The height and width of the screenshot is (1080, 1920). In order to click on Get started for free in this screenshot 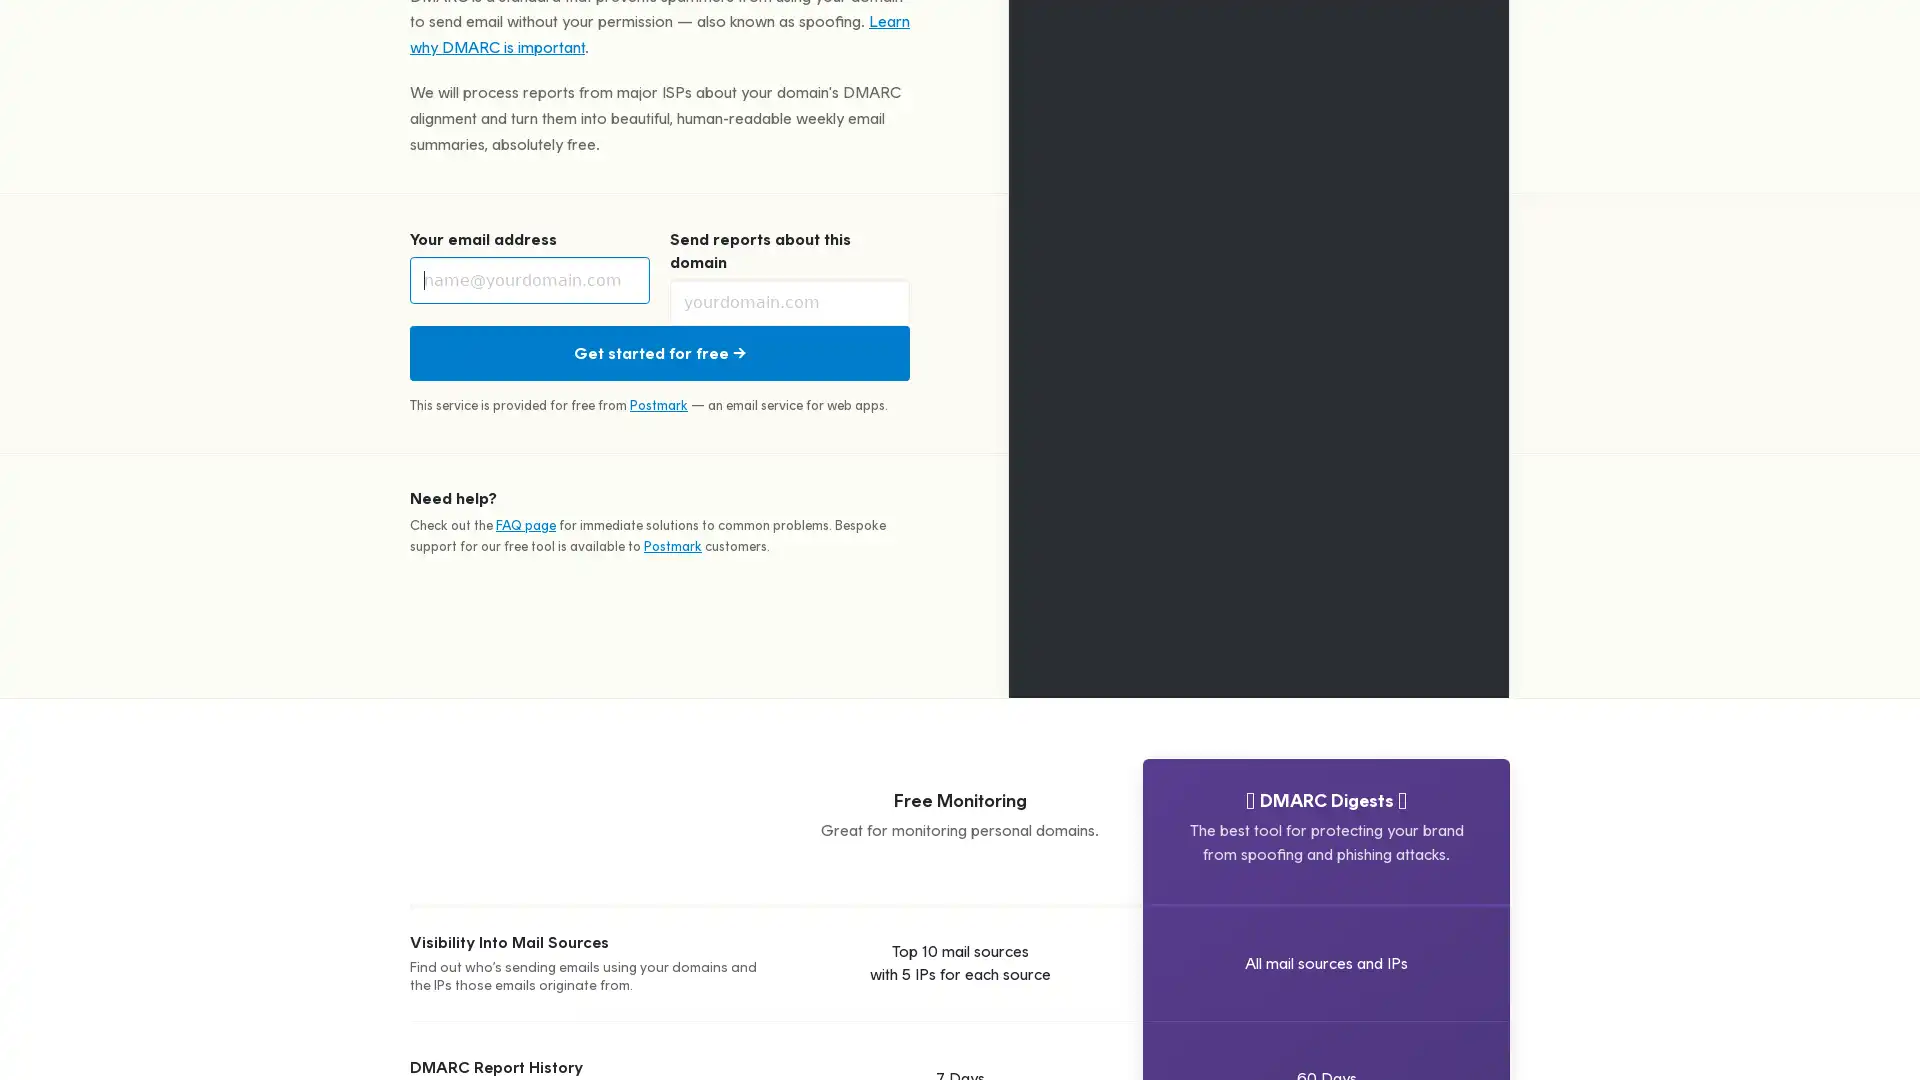, I will do `click(660, 352)`.